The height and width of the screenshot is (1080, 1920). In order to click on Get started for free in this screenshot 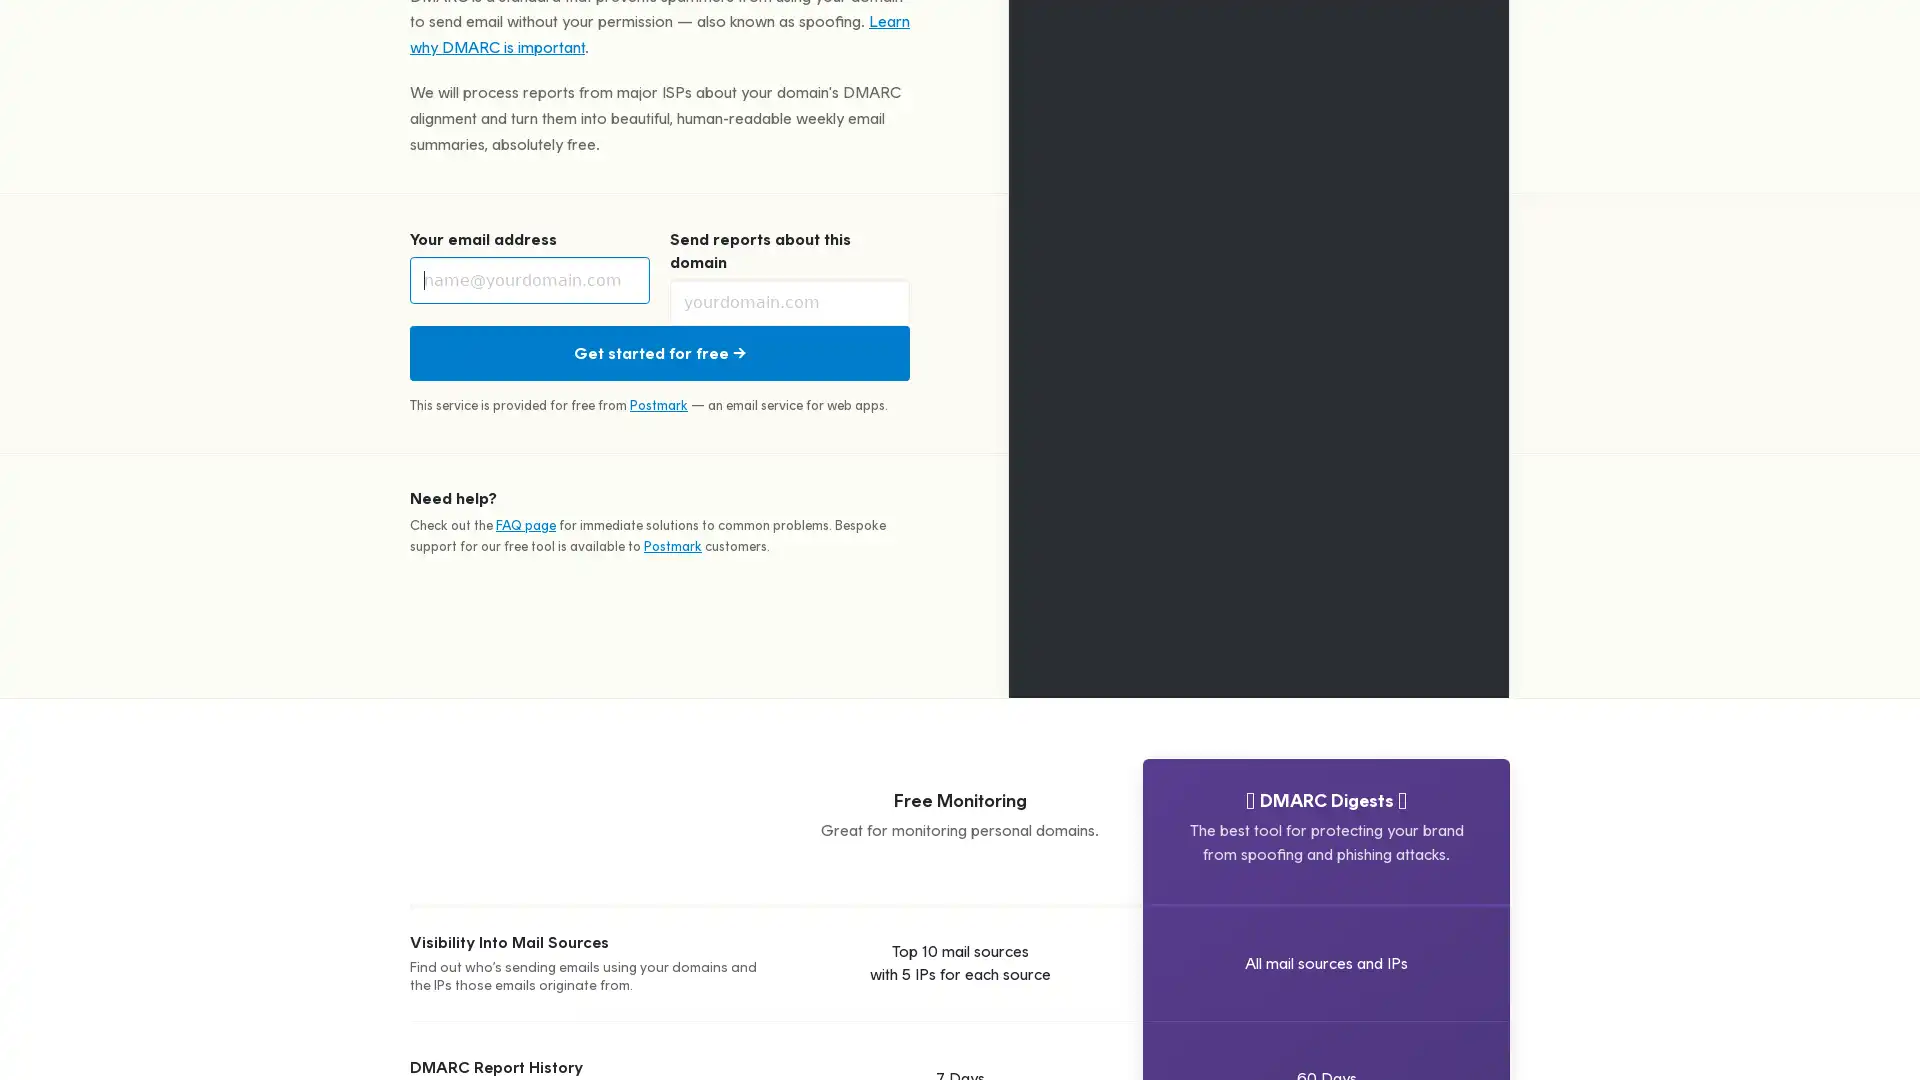, I will do `click(660, 352)`.